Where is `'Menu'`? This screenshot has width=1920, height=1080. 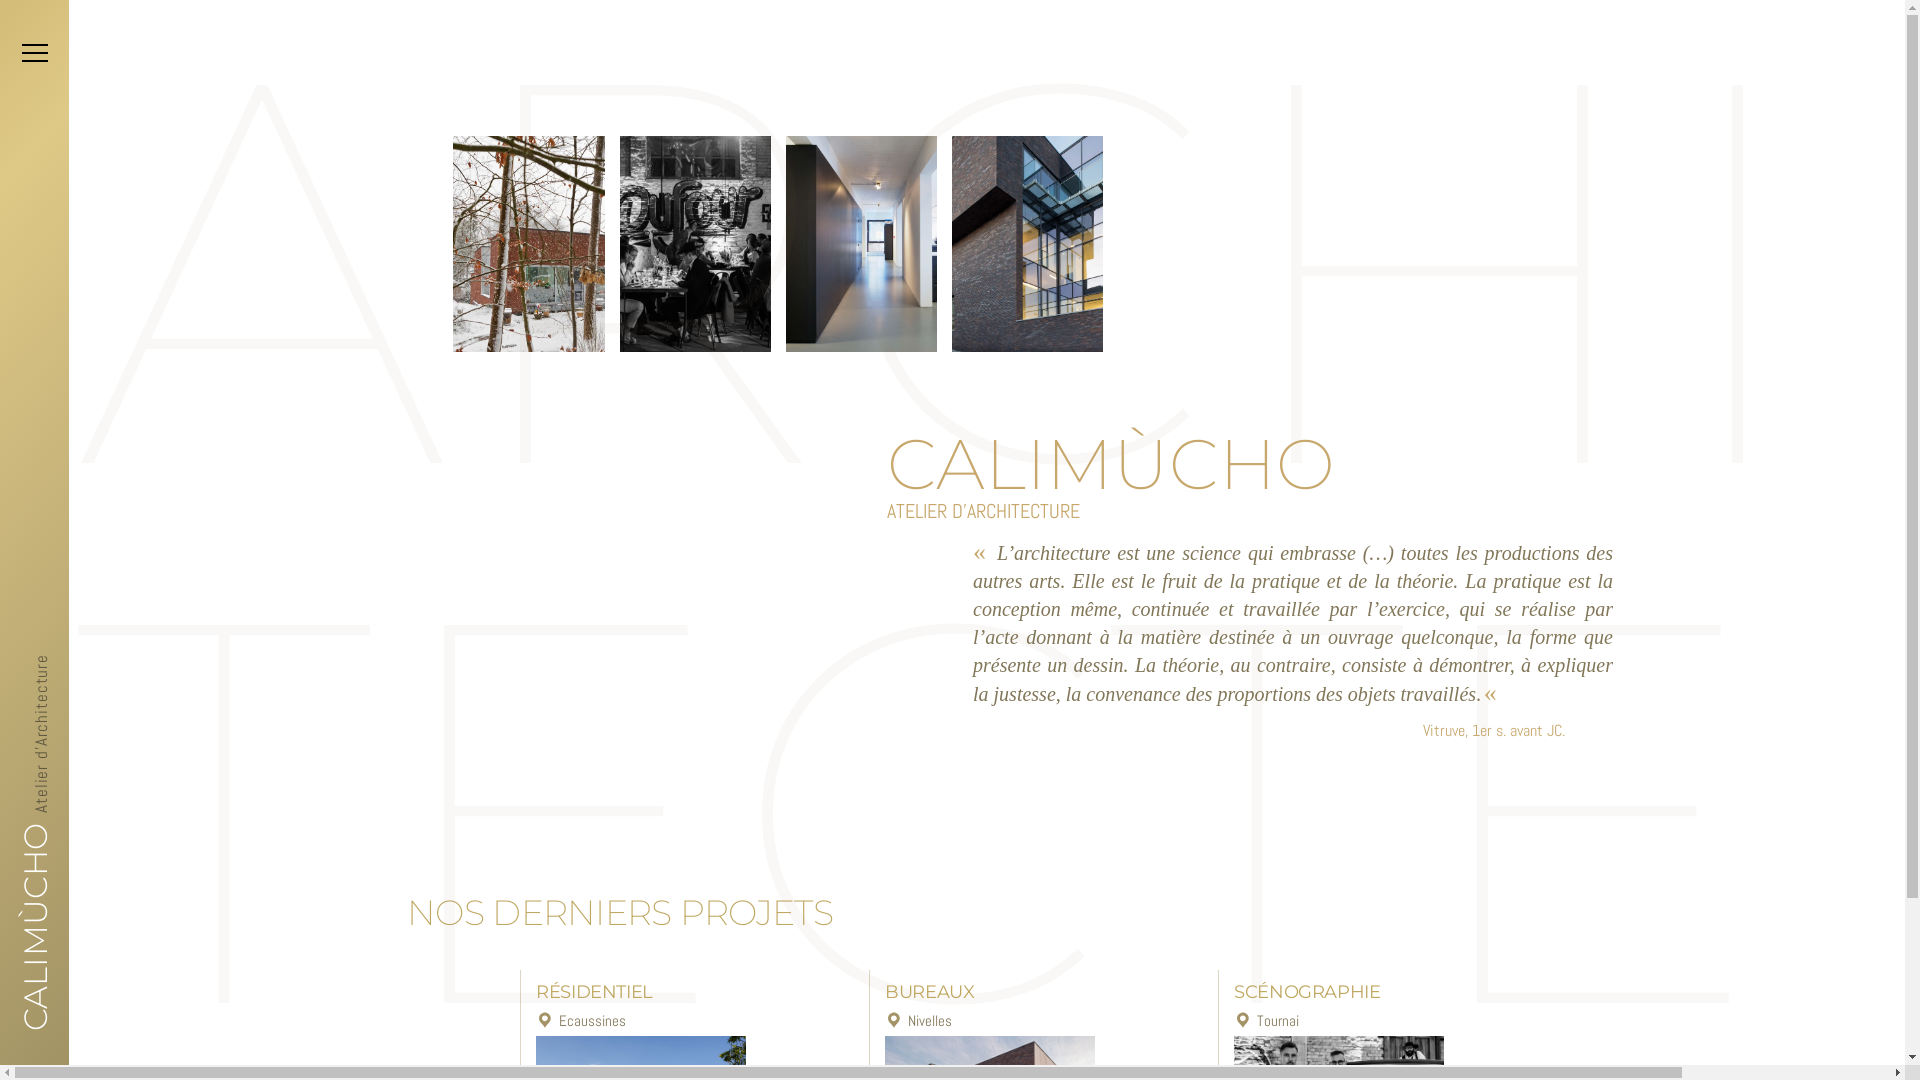
'Menu' is located at coordinates (12, 52).